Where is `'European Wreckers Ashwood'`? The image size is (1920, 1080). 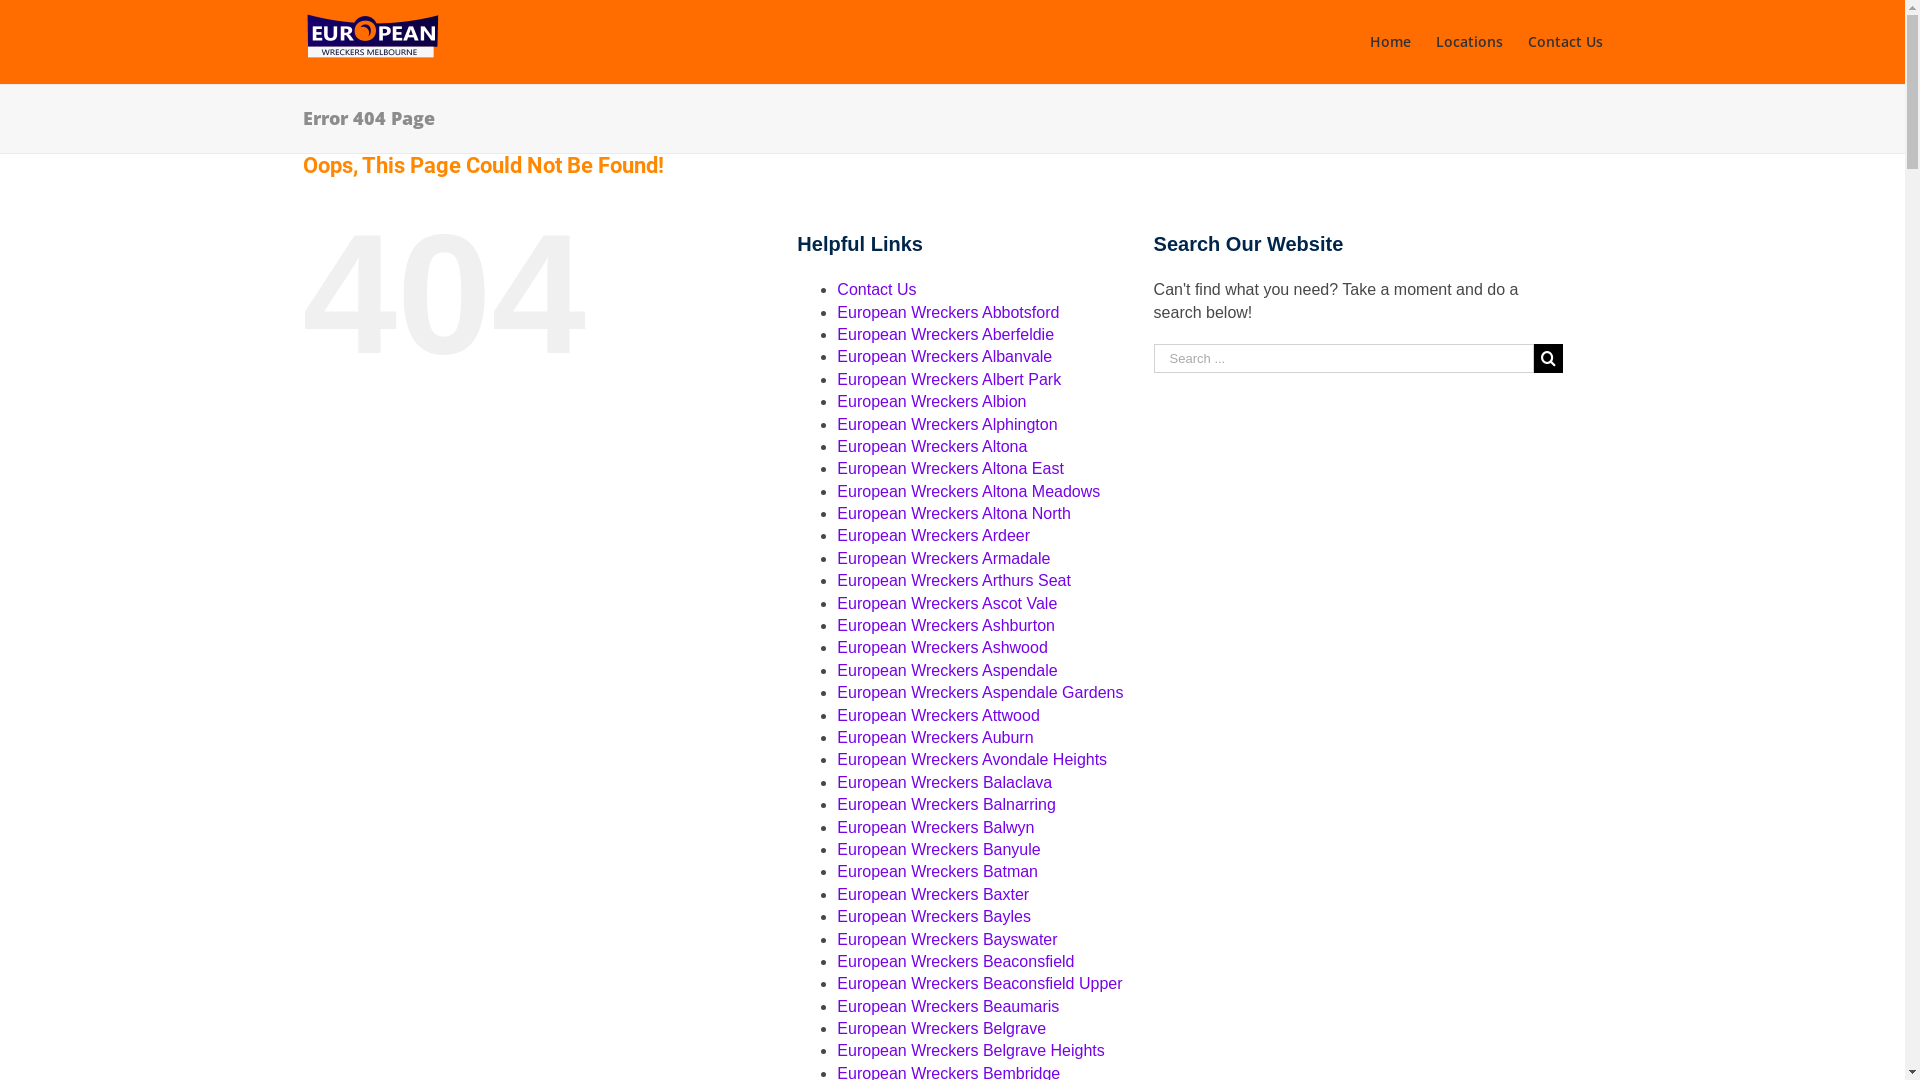 'European Wreckers Ashwood' is located at coordinates (940, 647).